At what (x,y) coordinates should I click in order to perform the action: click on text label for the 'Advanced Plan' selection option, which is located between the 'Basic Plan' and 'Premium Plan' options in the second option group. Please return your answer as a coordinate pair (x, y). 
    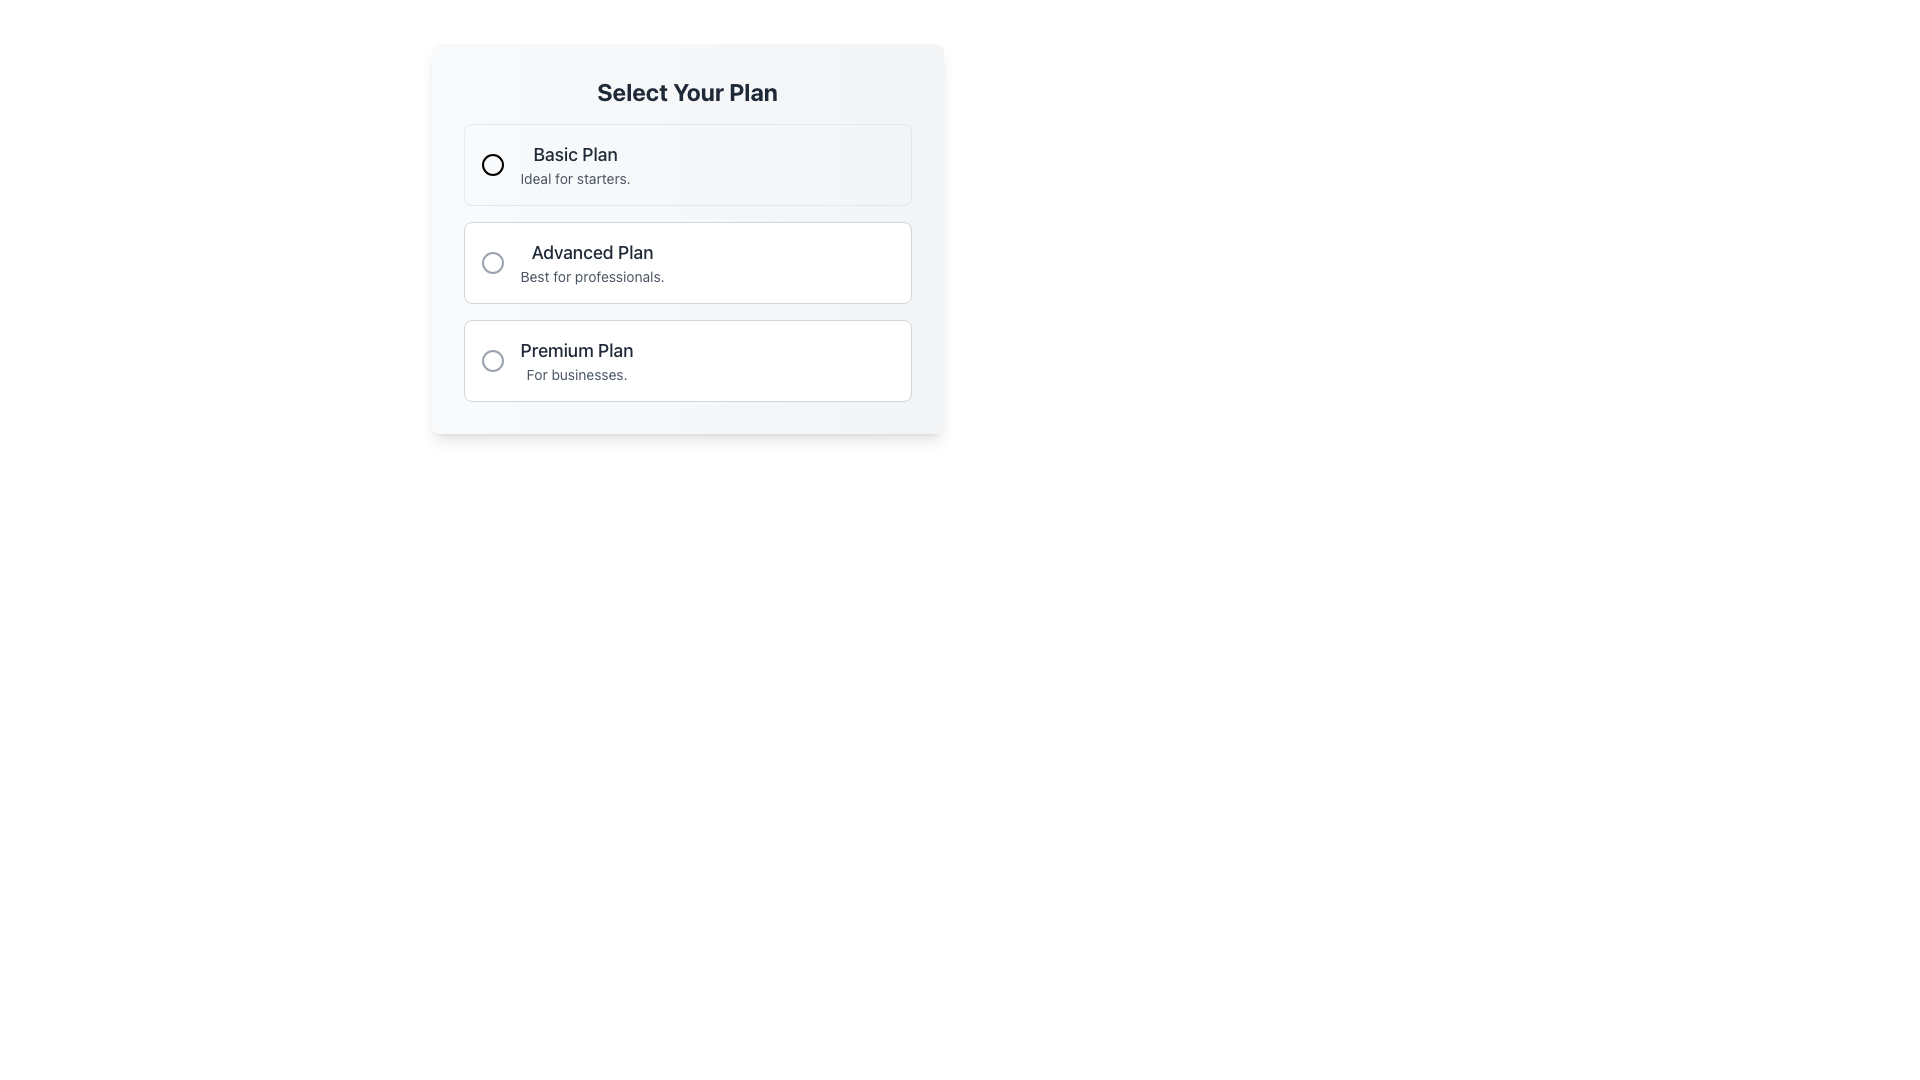
    Looking at the image, I should click on (591, 252).